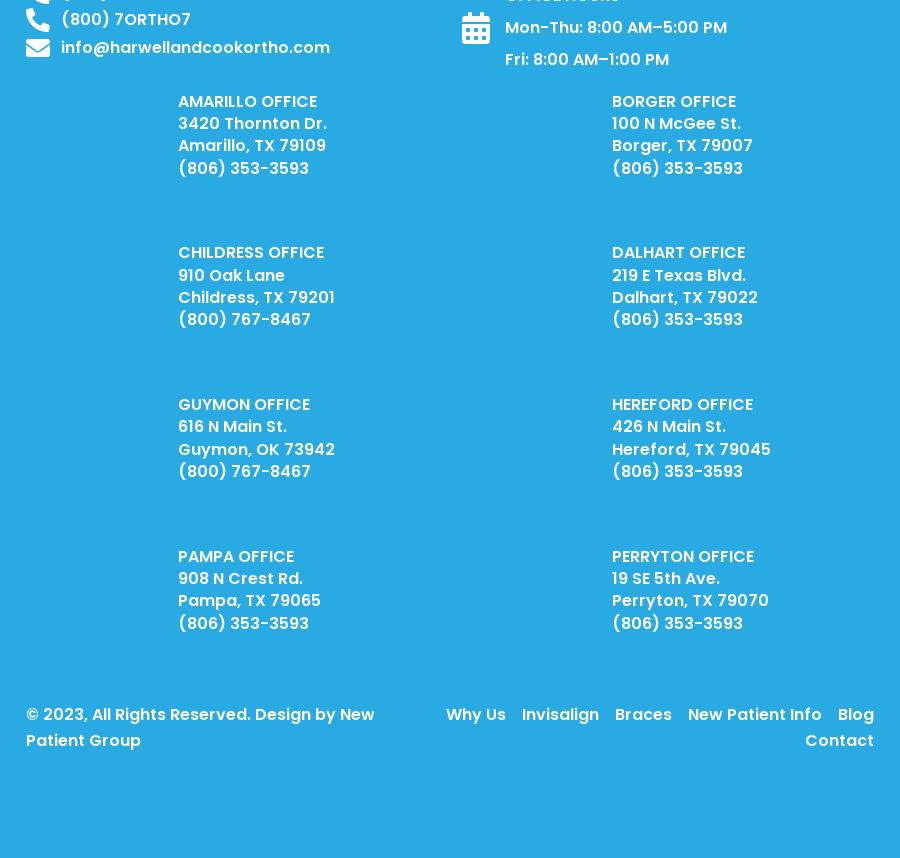 Image resolution: width=900 pixels, height=858 pixels. What do you see at coordinates (233, 555) in the screenshot?
I see `'PAMPA OFFICE'` at bounding box center [233, 555].